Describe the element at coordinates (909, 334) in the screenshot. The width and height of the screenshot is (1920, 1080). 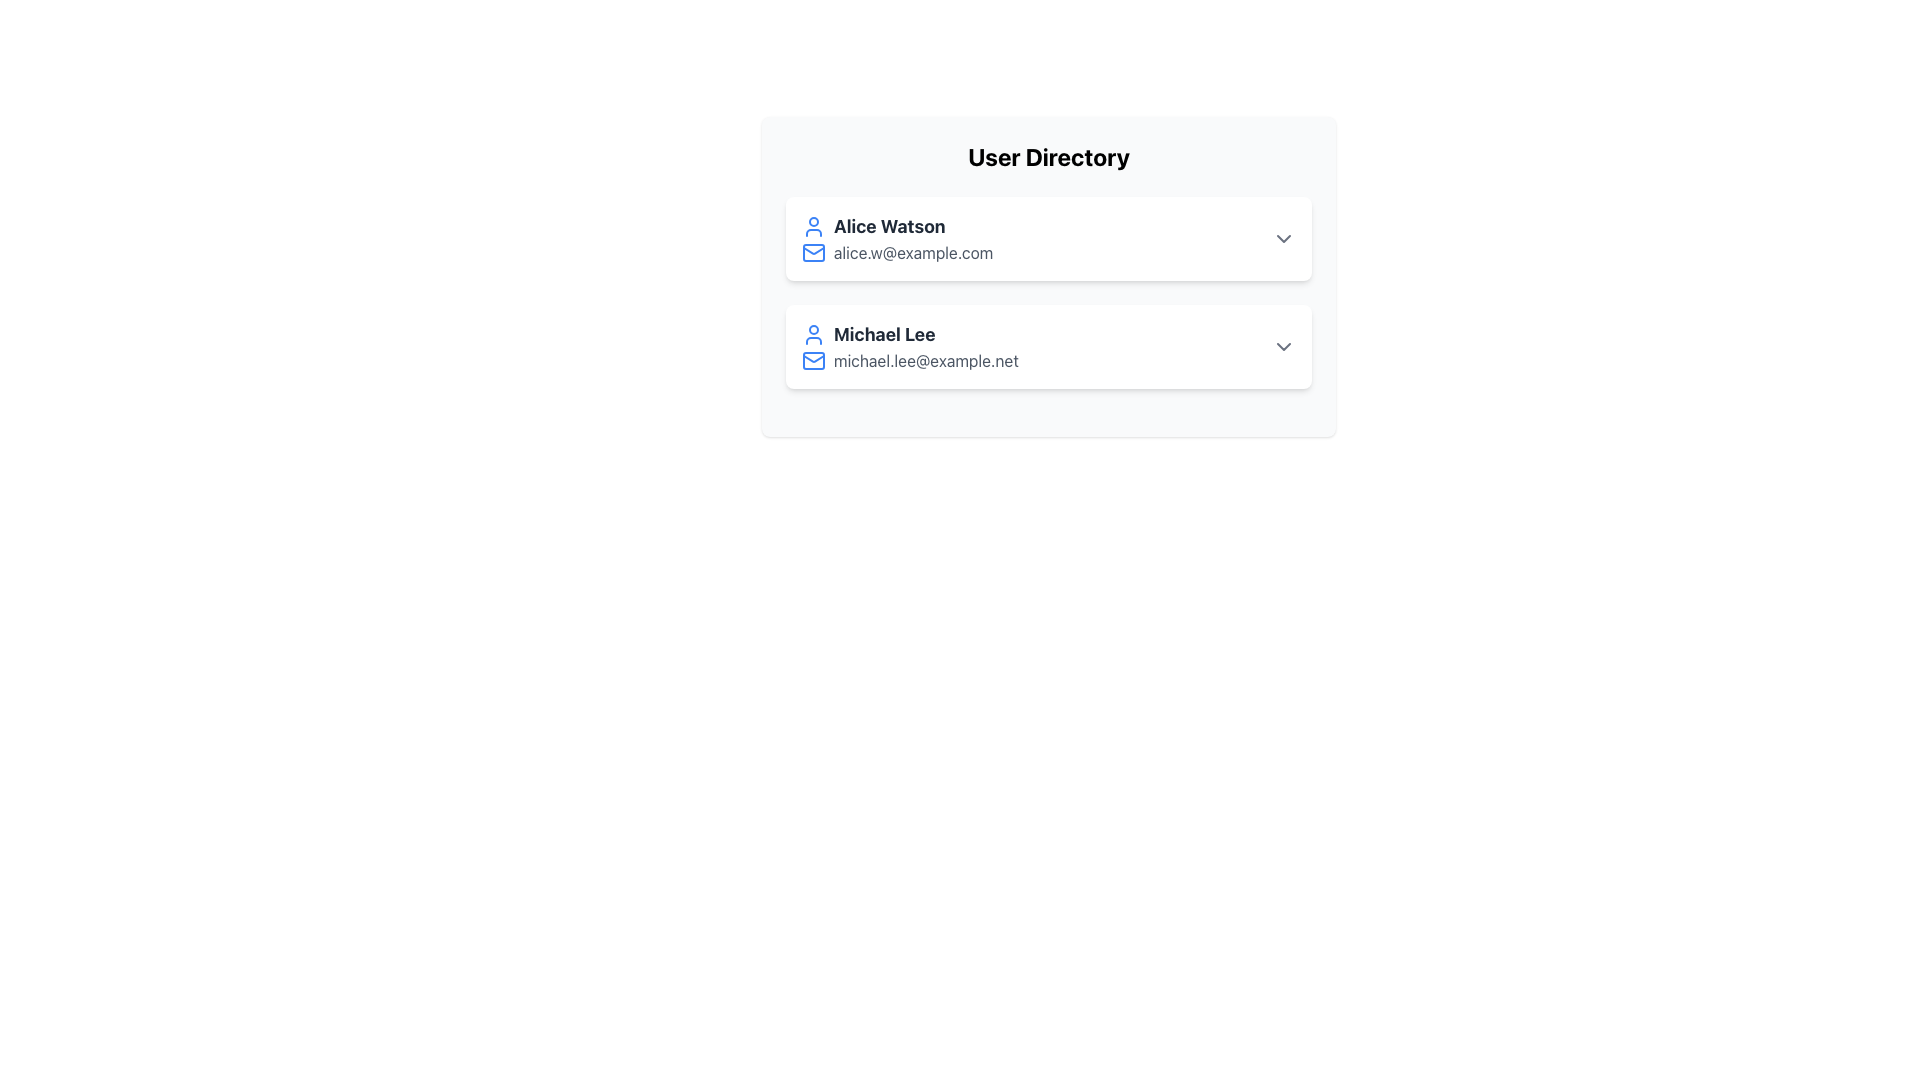
I see `the text display element showing 'Michael Lee' with a blue user icon to its left` at that location.